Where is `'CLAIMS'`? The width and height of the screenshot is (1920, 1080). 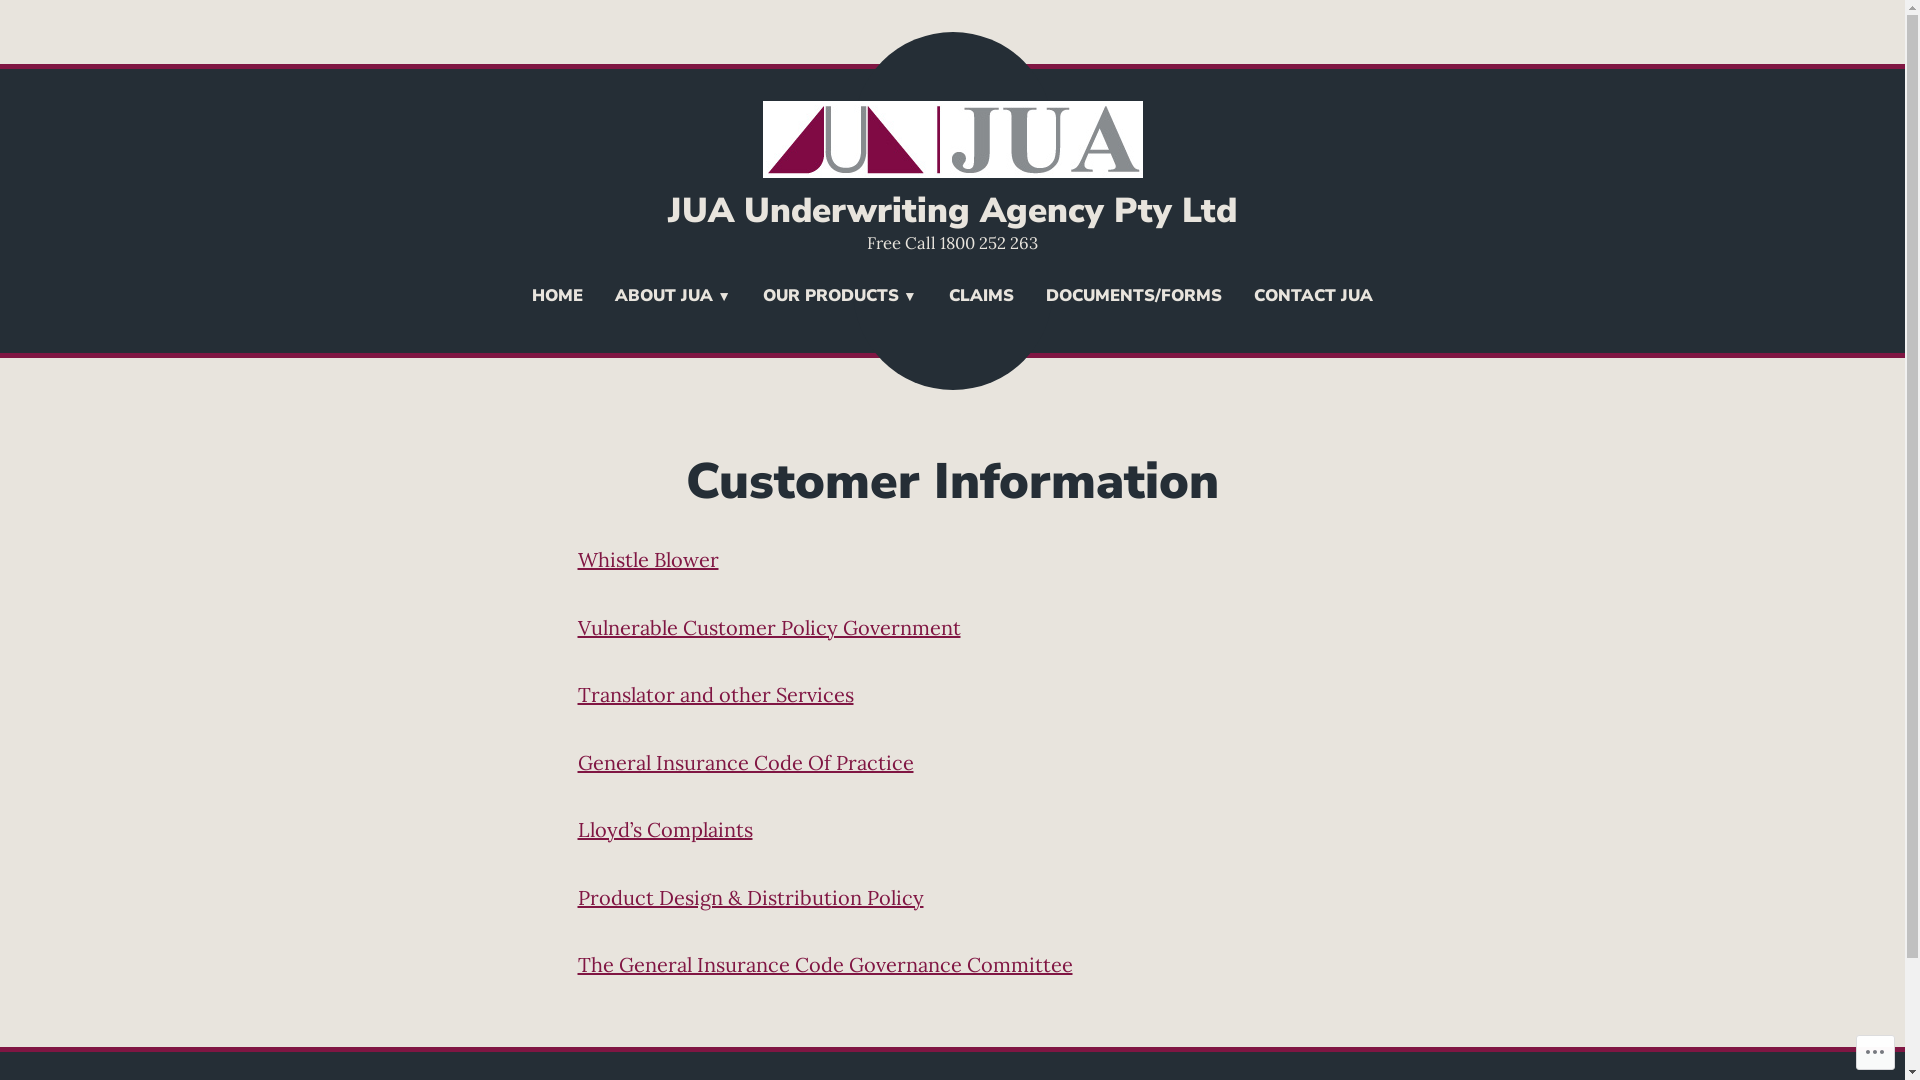 'CLAIMS' is located at coordinates (981, 297).